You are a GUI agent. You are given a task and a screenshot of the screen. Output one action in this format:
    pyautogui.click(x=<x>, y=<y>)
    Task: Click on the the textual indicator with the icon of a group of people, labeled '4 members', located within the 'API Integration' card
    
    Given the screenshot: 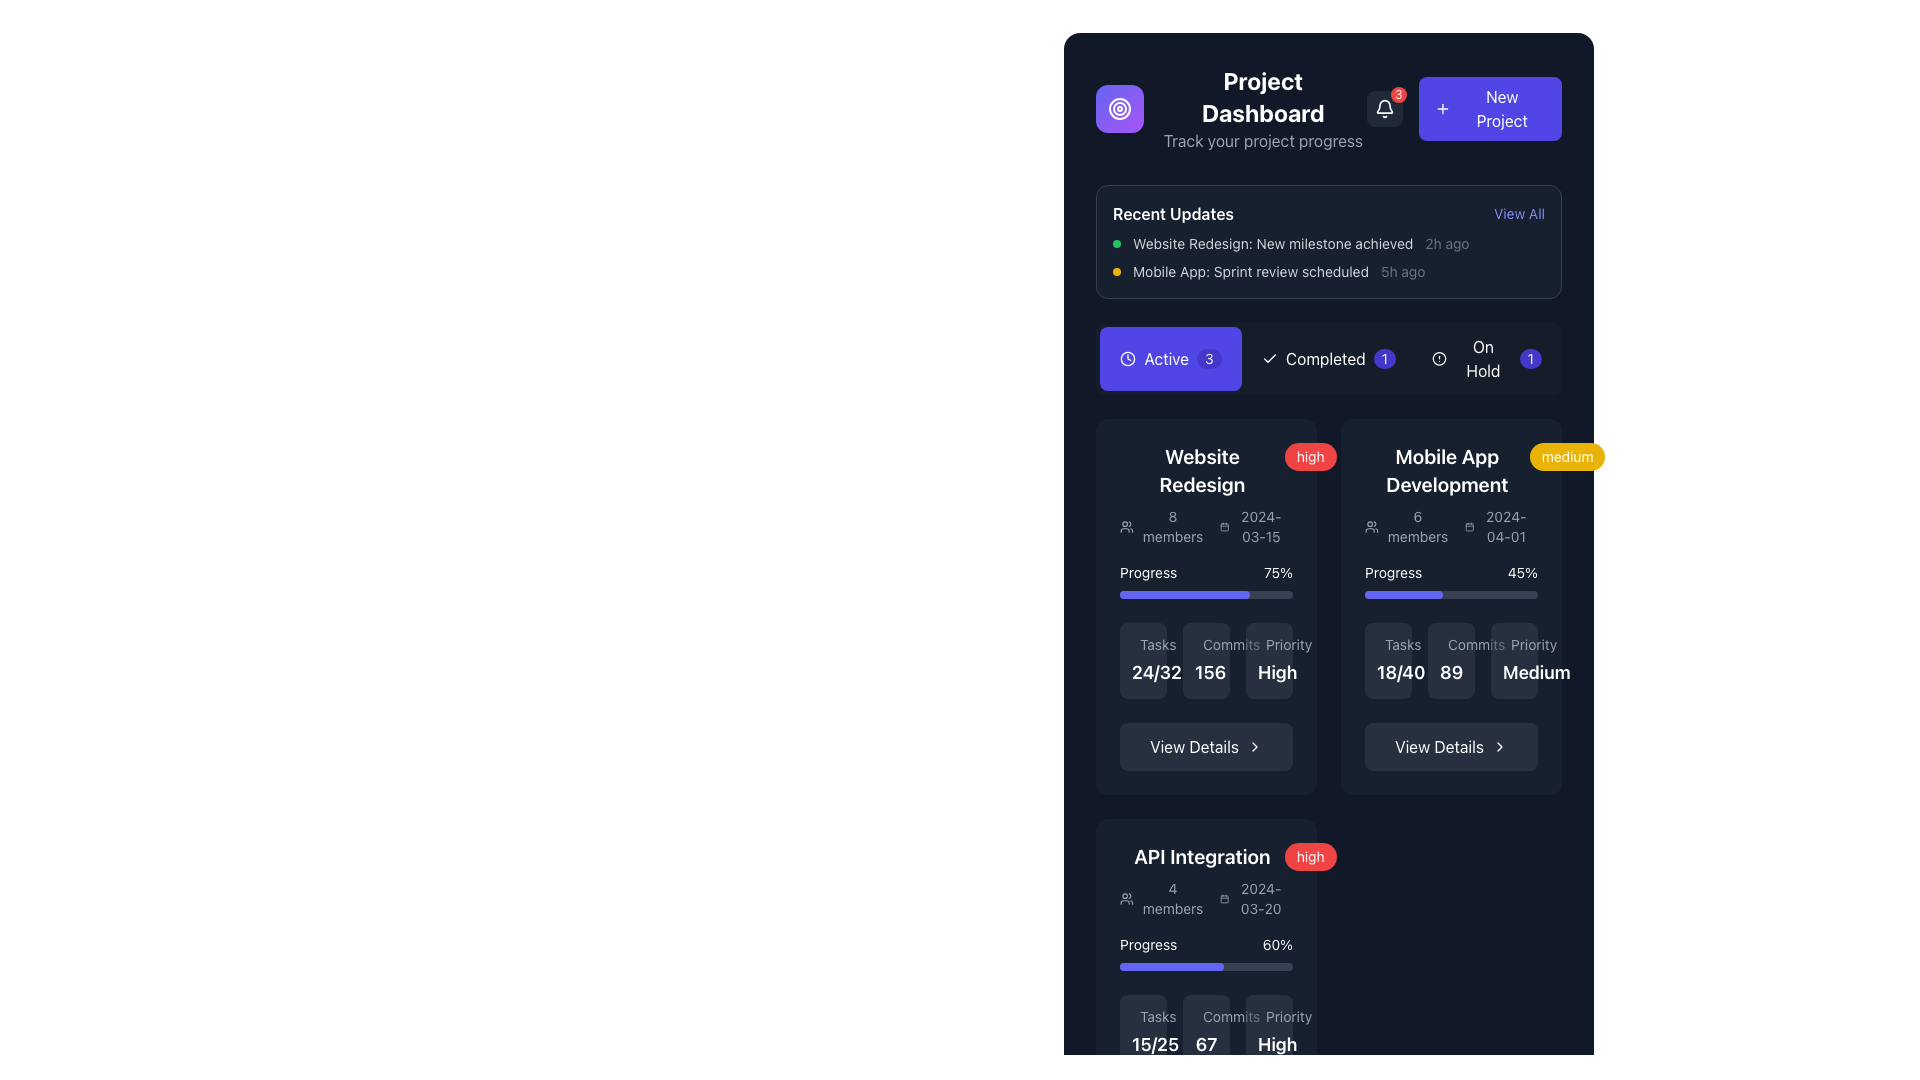 What is the action you would take?
    pyautogui.click(x=1162, y=897)
    